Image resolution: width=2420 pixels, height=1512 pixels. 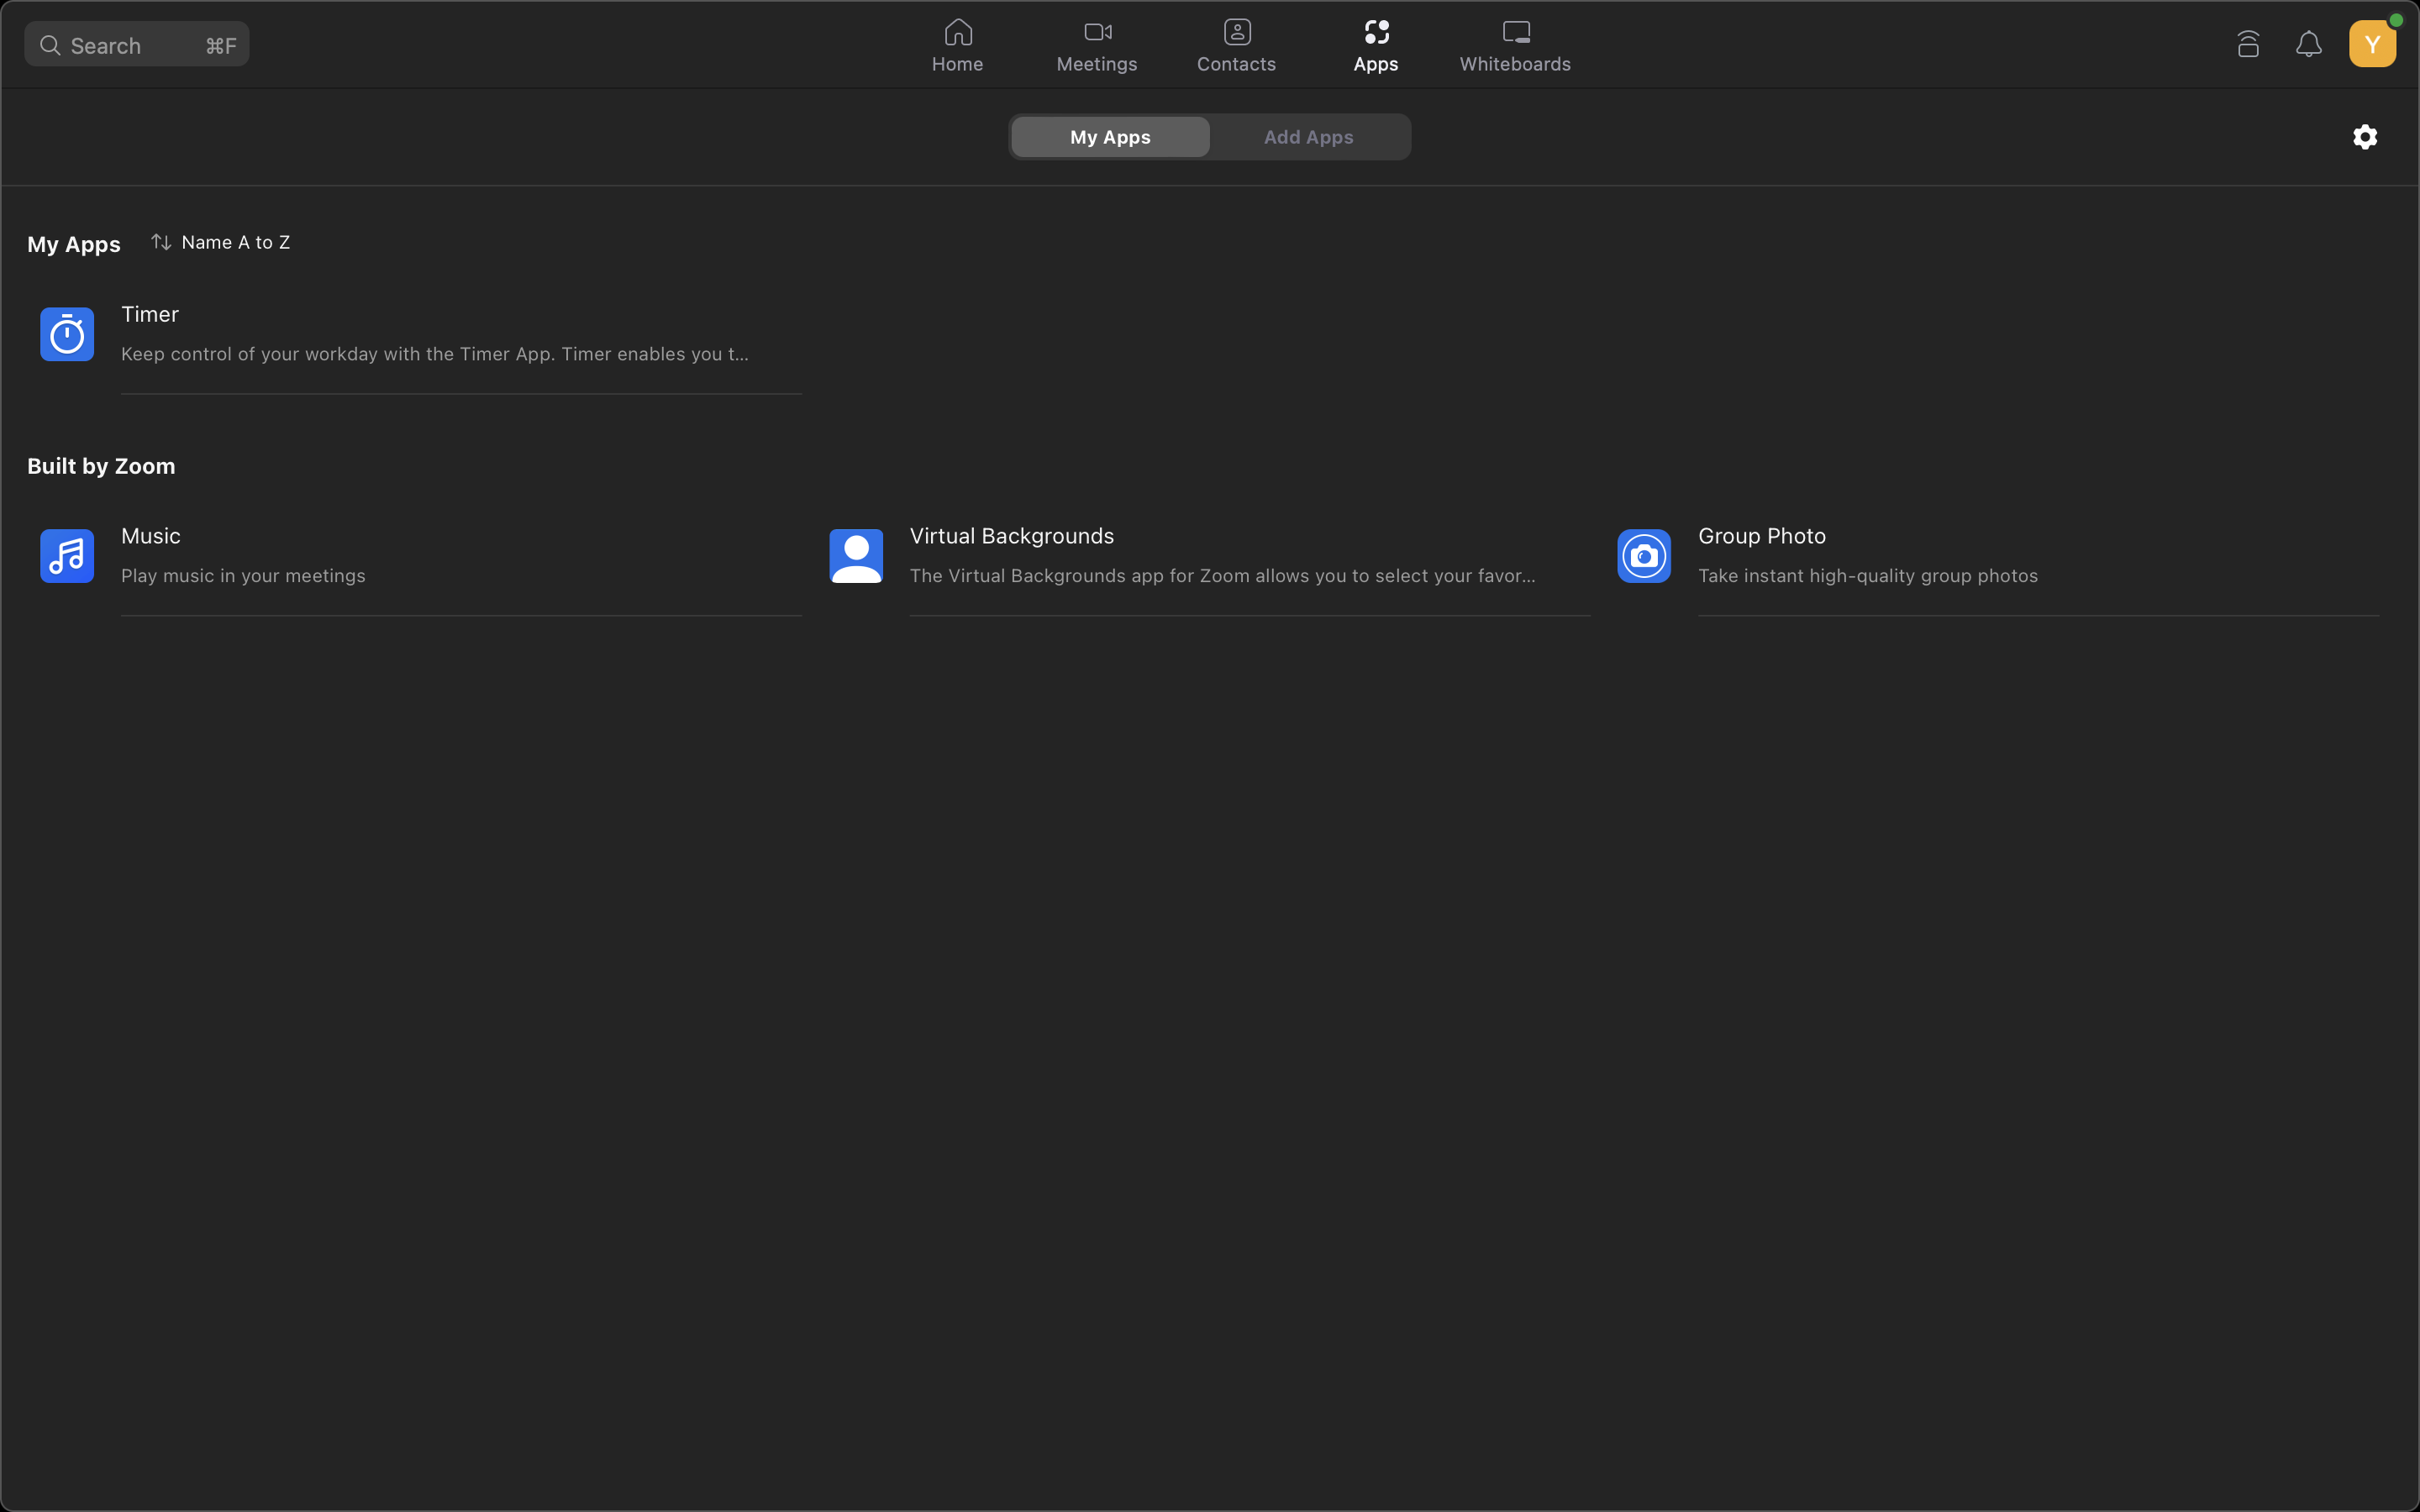 I want to click on Zoom configuration settings, so click(x=2365, y=135).